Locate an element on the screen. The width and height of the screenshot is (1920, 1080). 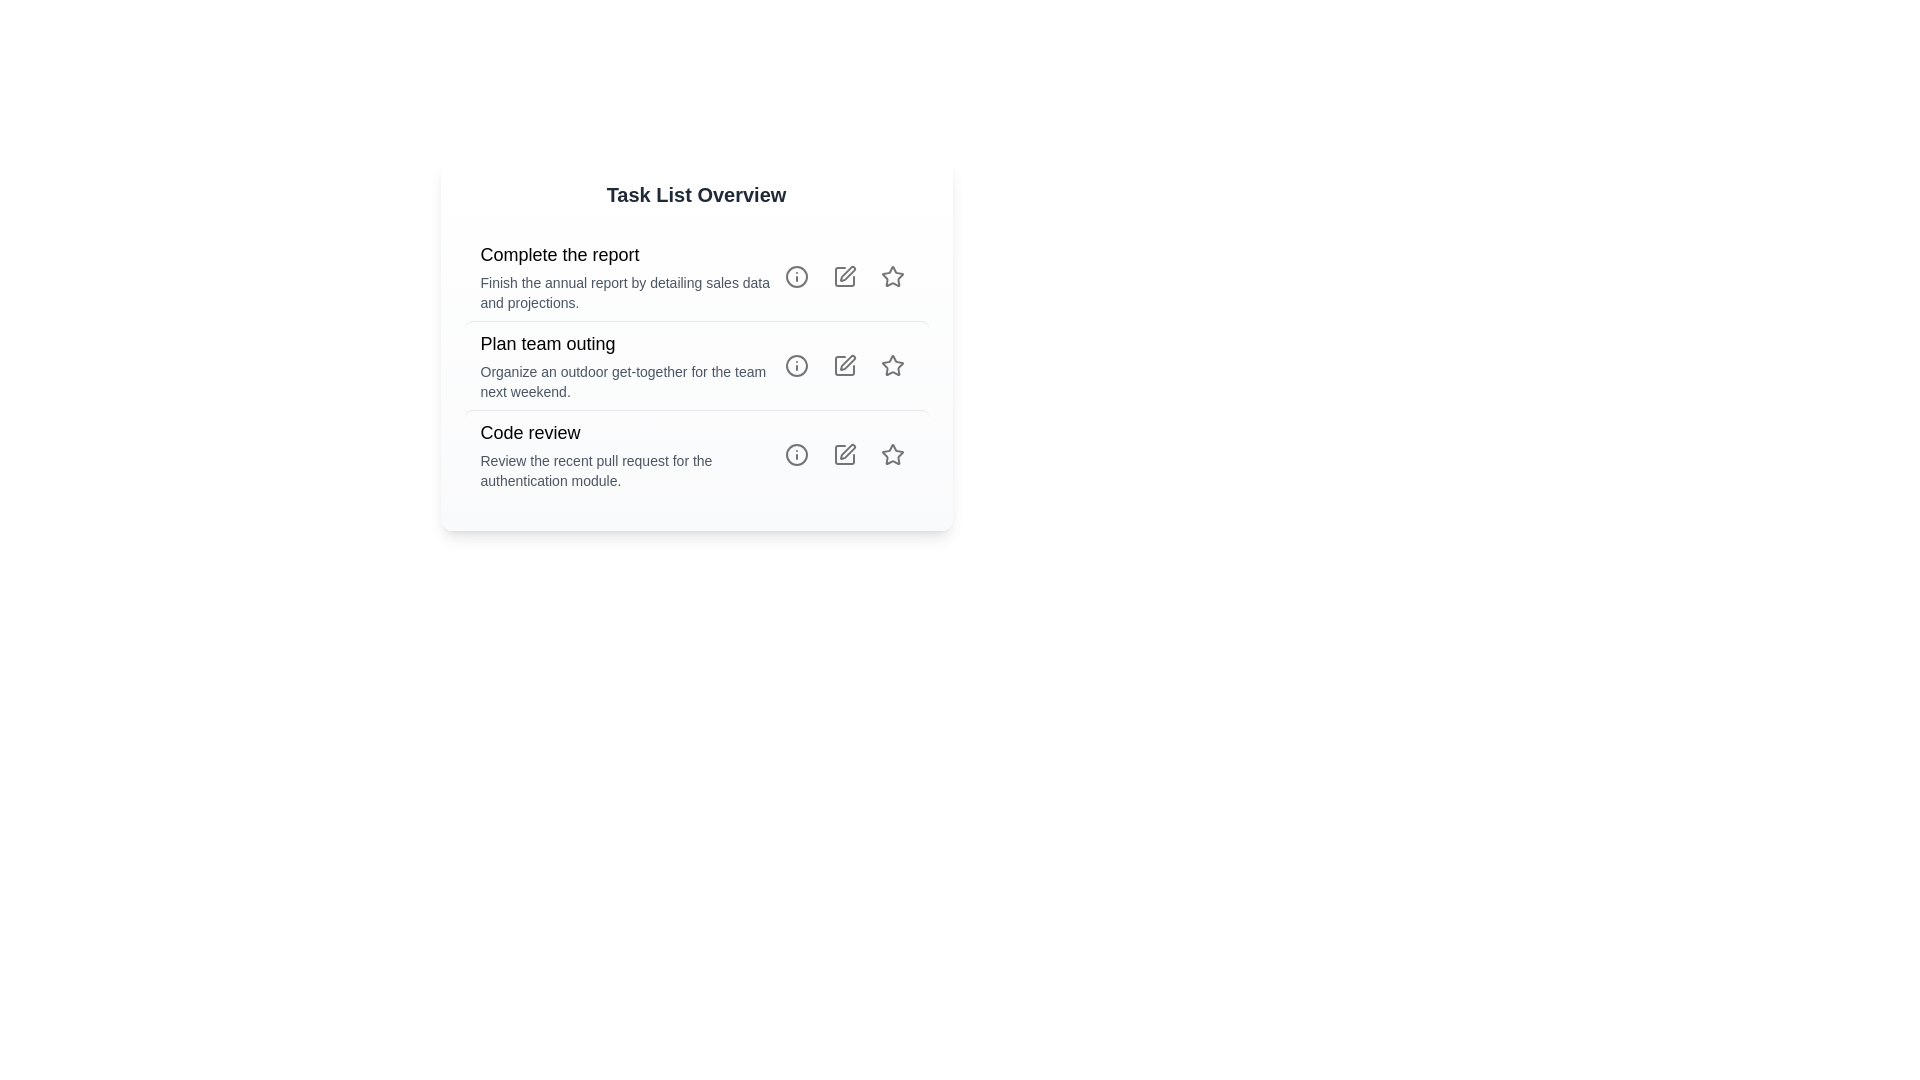
the green button with a pencil icon, located in the middle of three buttons on the right of the 'Complete the report' task, to initiate an edit action is located at coordinates (844, 277).